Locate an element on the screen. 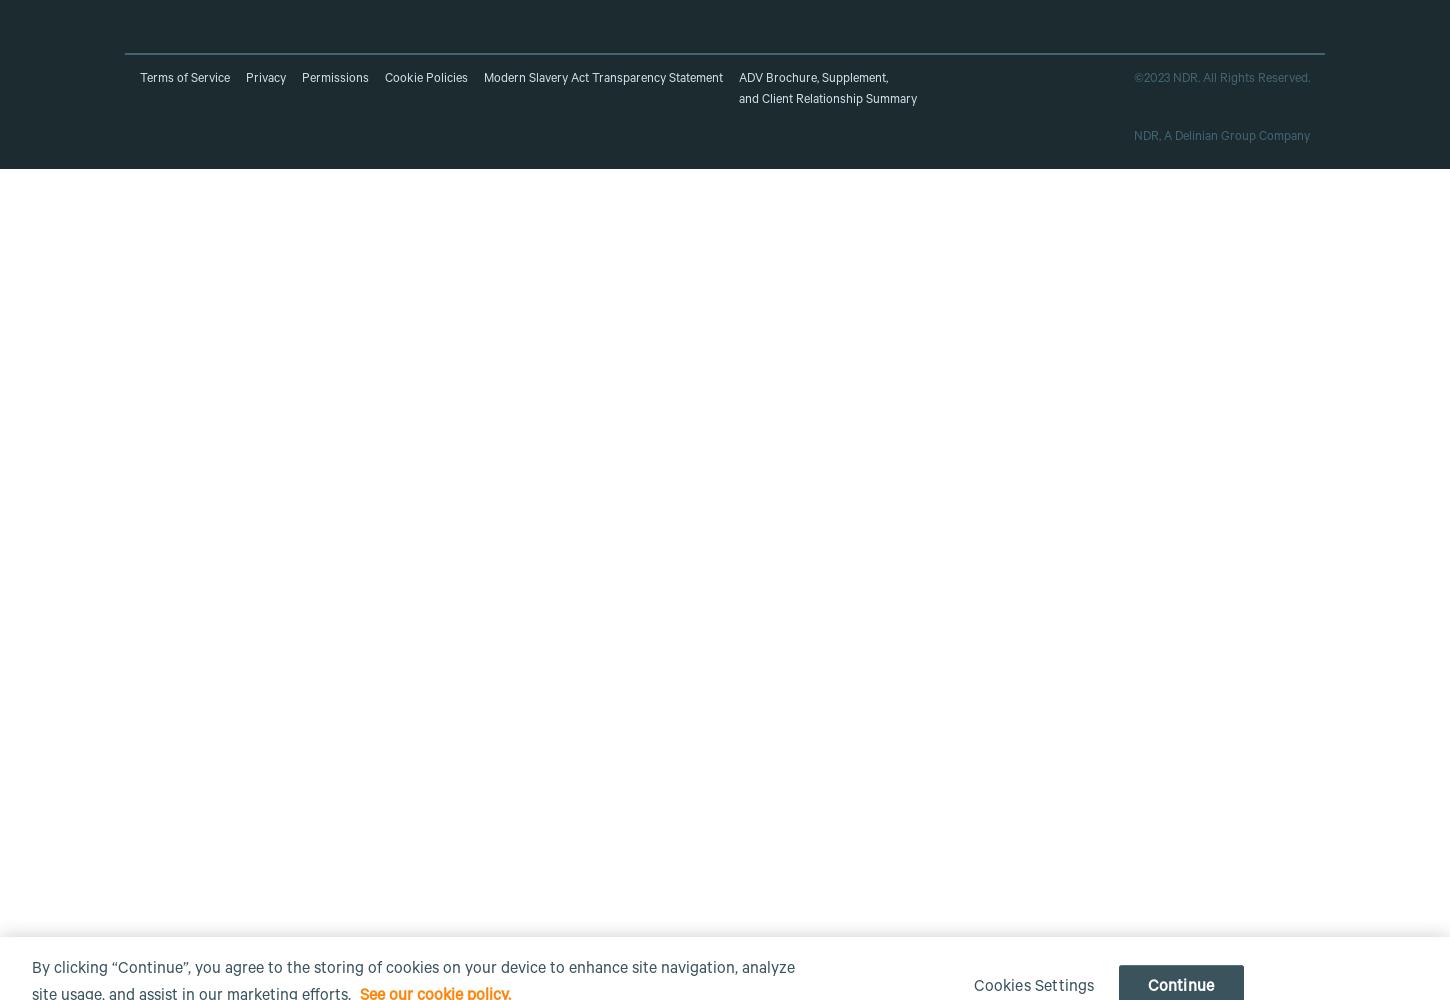 The image size is (1450, 1000). 'Terms of Service' is located at coordinates (184, 78).